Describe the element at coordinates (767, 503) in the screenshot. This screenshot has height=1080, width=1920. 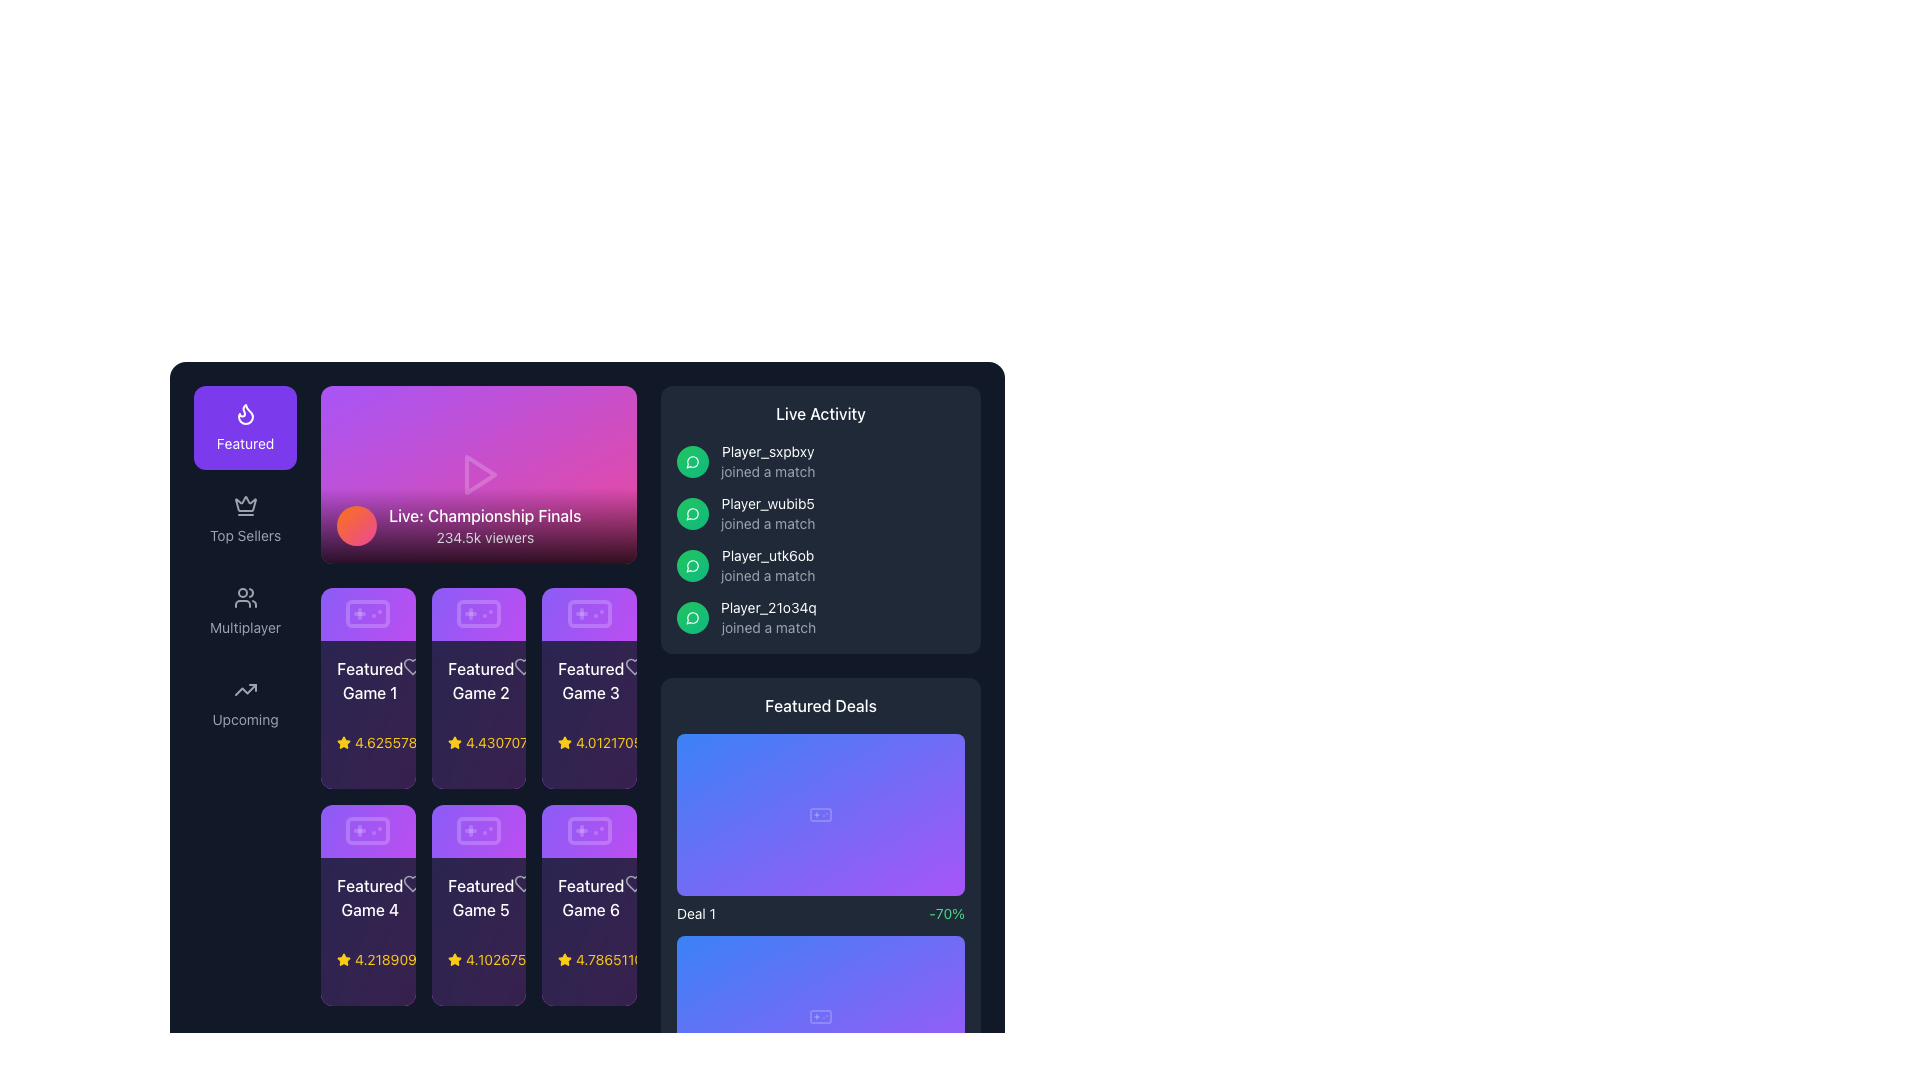
I see `the username text label indicating the player who joined the match in the 'Live Activity' section` at that location.